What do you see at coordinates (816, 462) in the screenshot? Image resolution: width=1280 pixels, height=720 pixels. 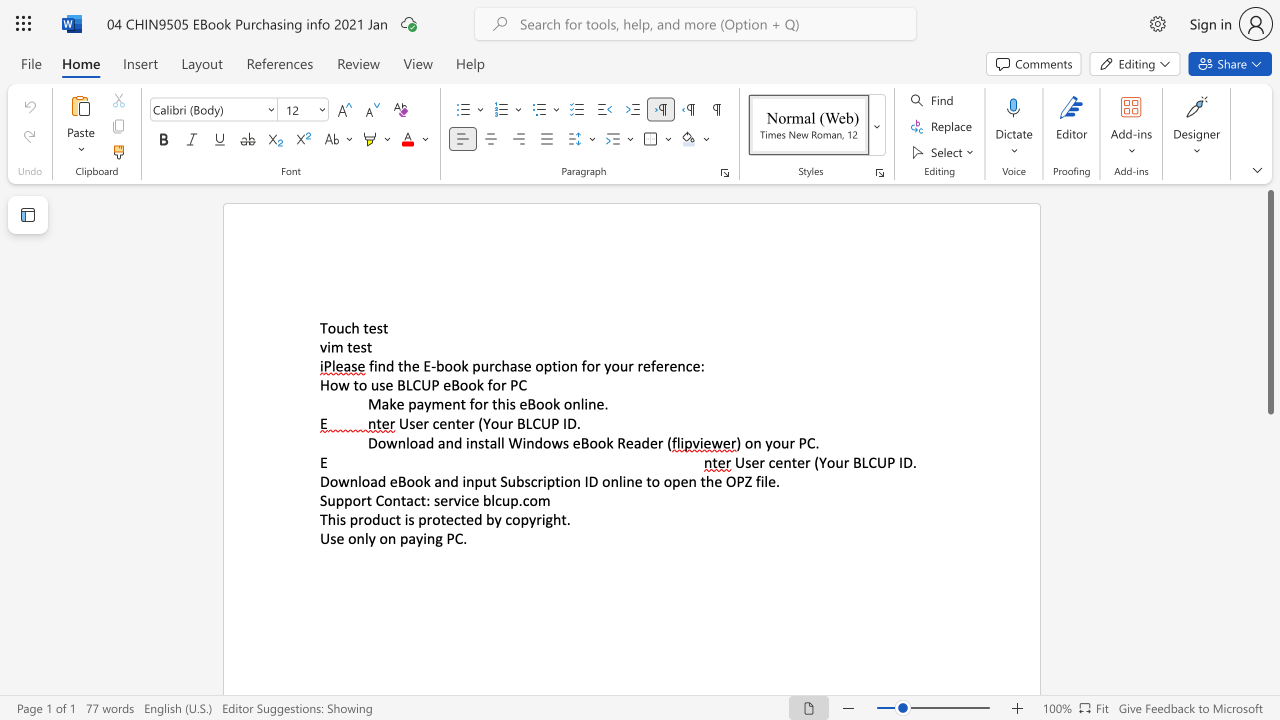 I see `the 1th character "(" in the text` at bounding box center [816, 462].